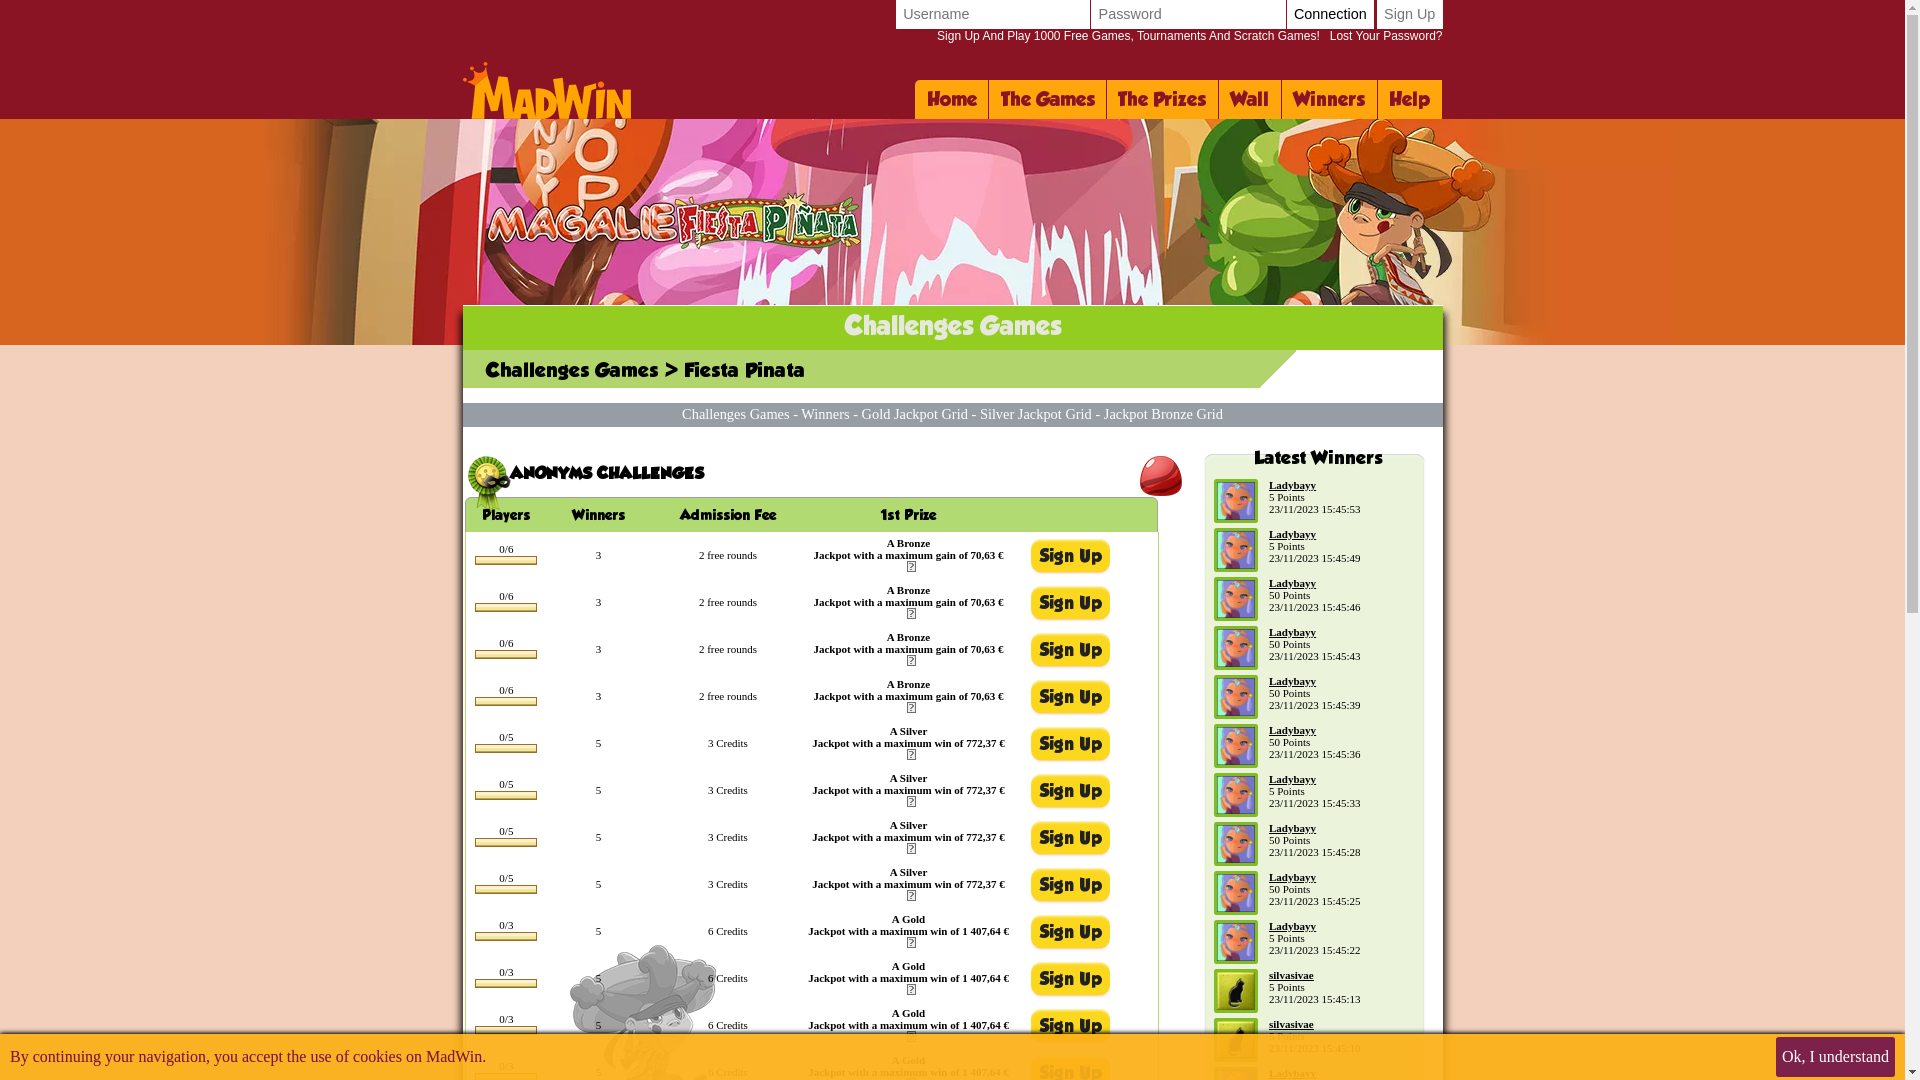 The image size is (1920, 1080). I want to click on 'The Games', so click(1046, 99).